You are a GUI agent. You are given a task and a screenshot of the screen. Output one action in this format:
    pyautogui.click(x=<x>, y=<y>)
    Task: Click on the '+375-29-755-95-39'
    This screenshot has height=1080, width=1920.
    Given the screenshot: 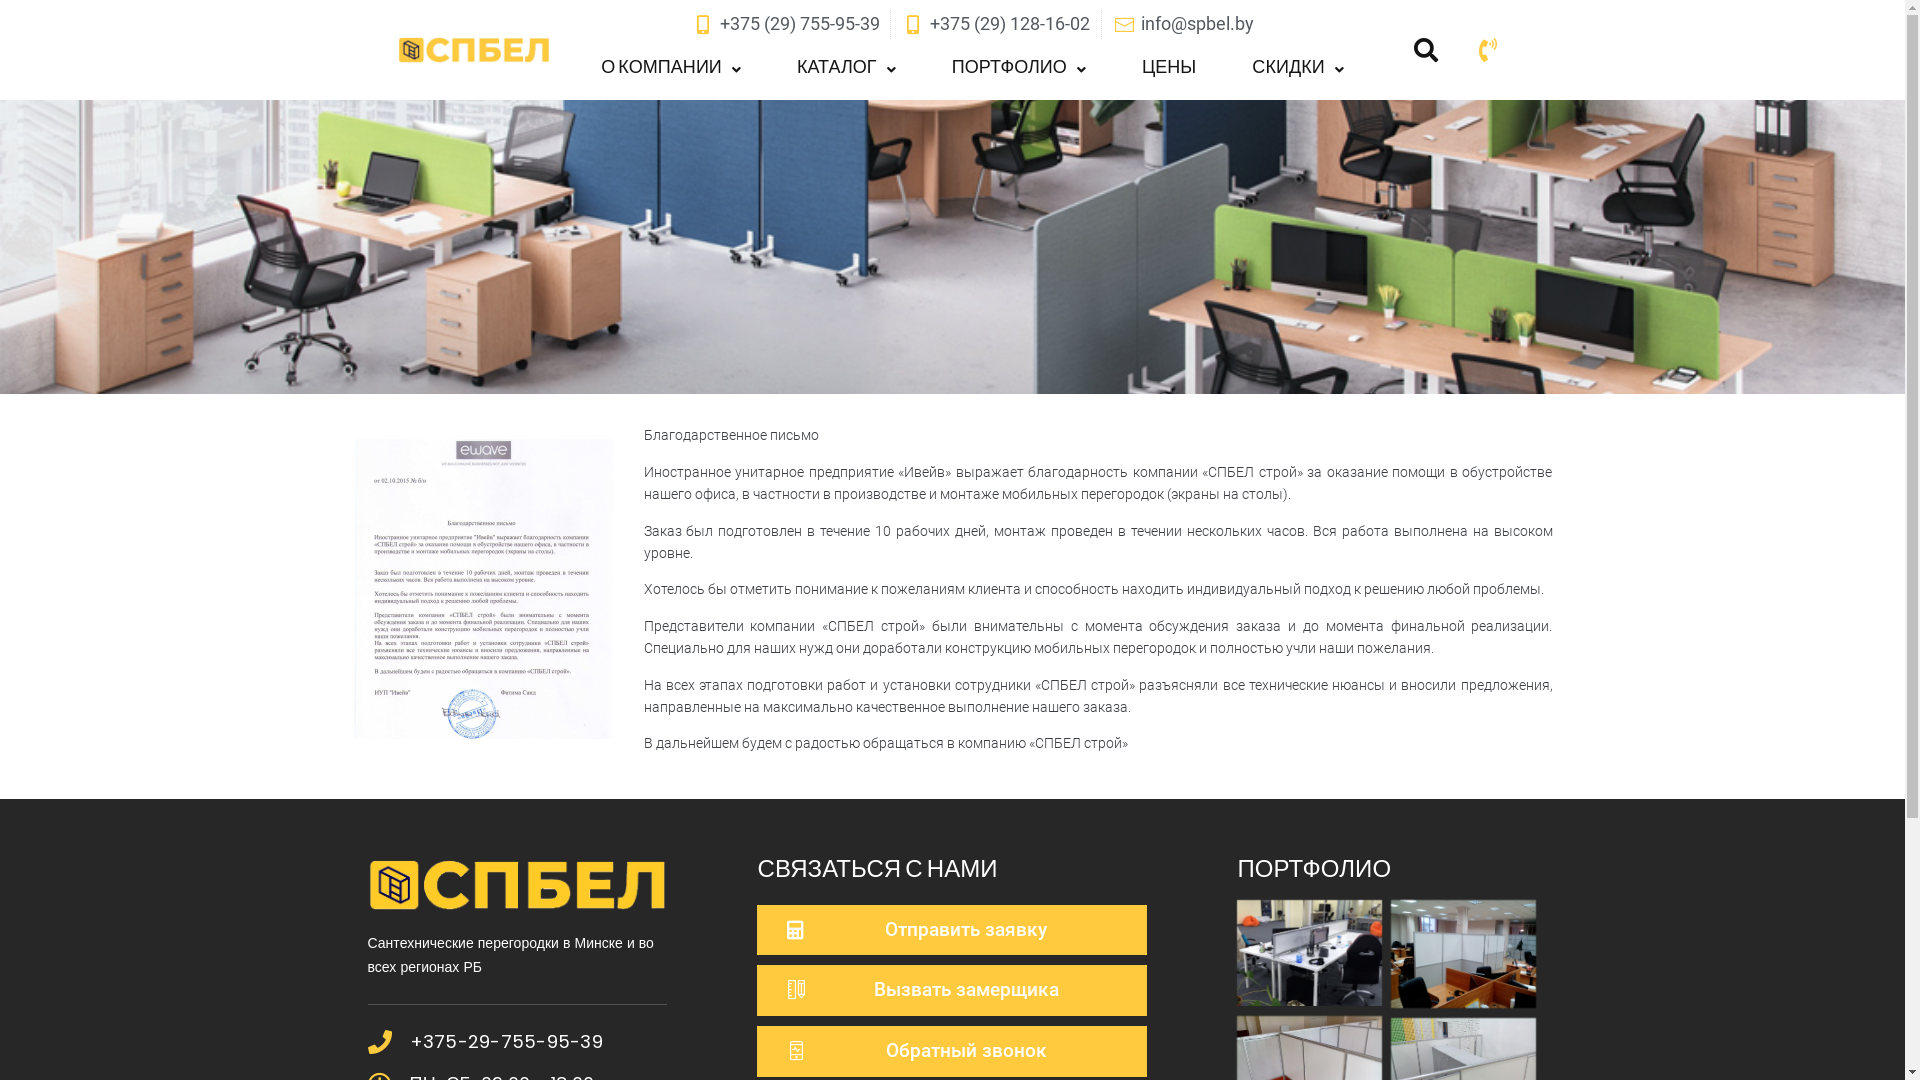 What is the action you would take?
    pyautogui.click(x=506, y=1040)
    